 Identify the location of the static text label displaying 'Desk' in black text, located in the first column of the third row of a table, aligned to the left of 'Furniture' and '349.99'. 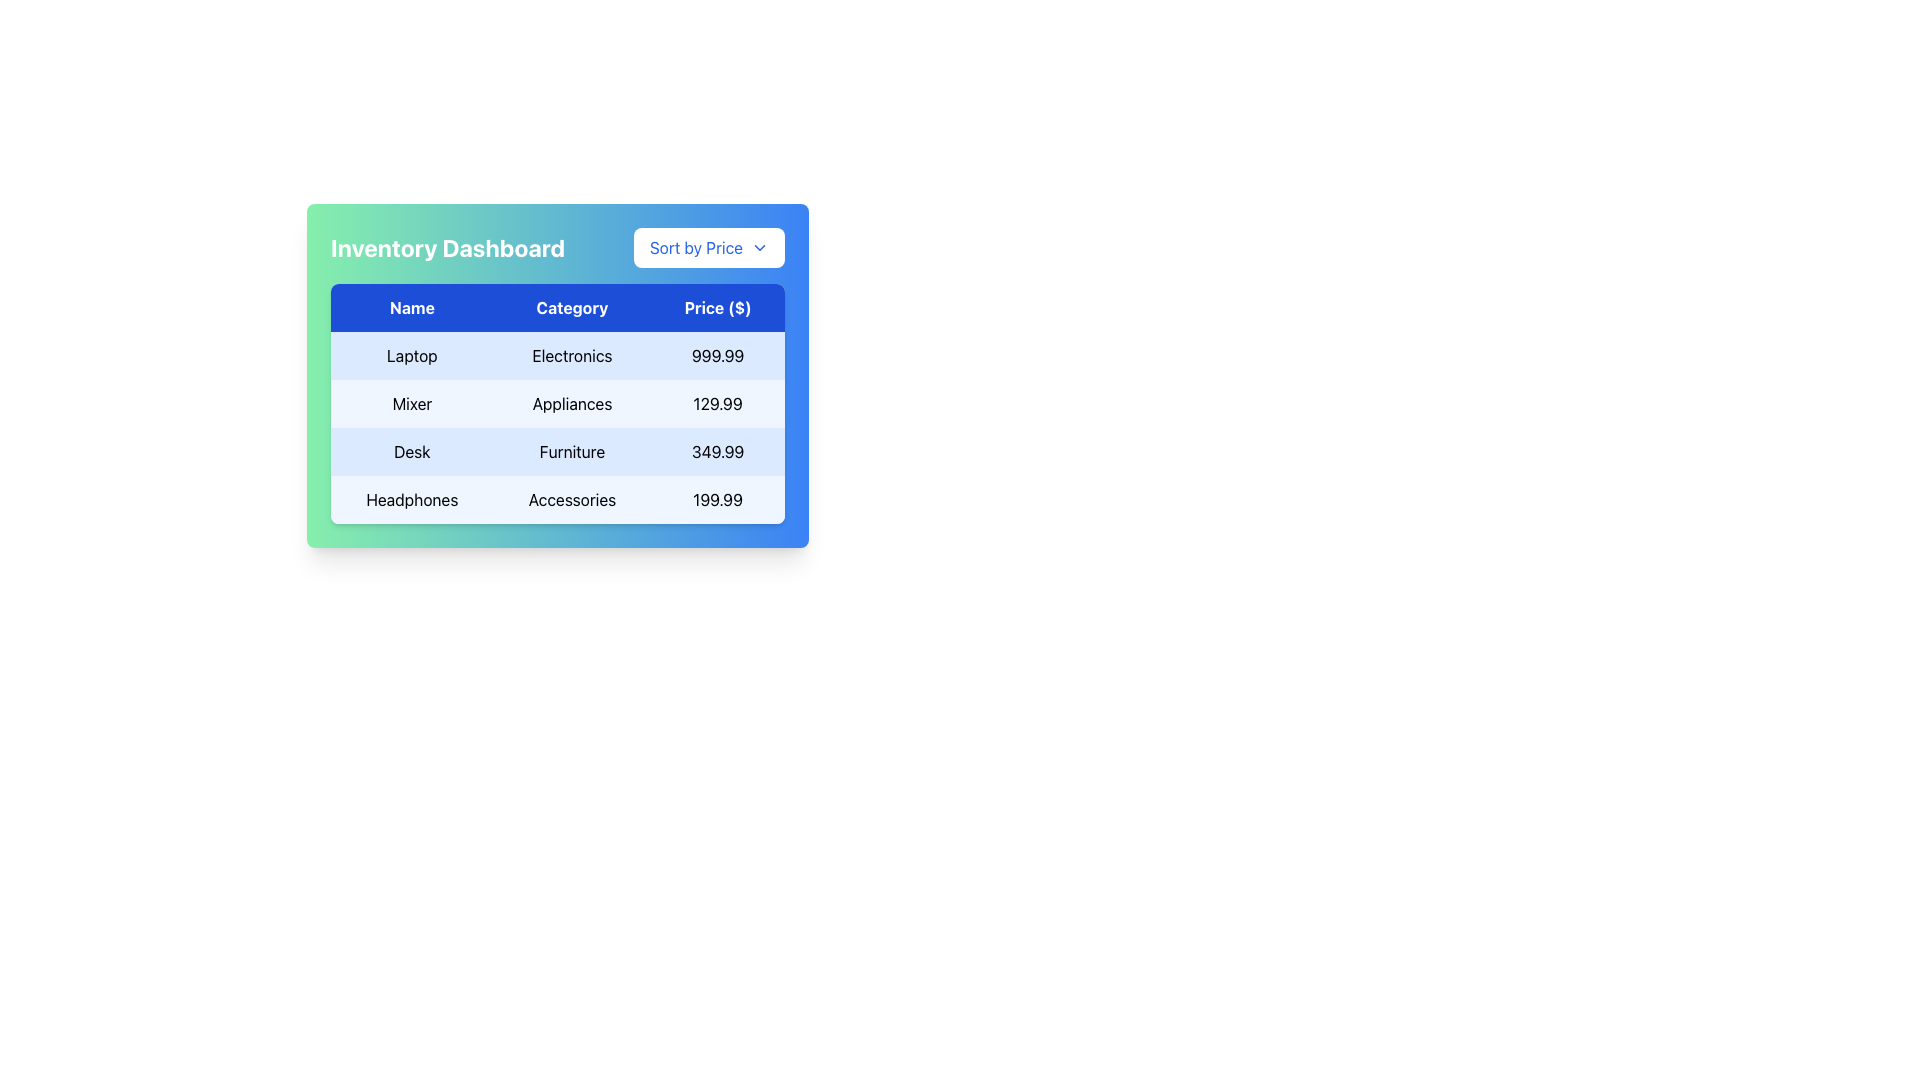
(411, 451).